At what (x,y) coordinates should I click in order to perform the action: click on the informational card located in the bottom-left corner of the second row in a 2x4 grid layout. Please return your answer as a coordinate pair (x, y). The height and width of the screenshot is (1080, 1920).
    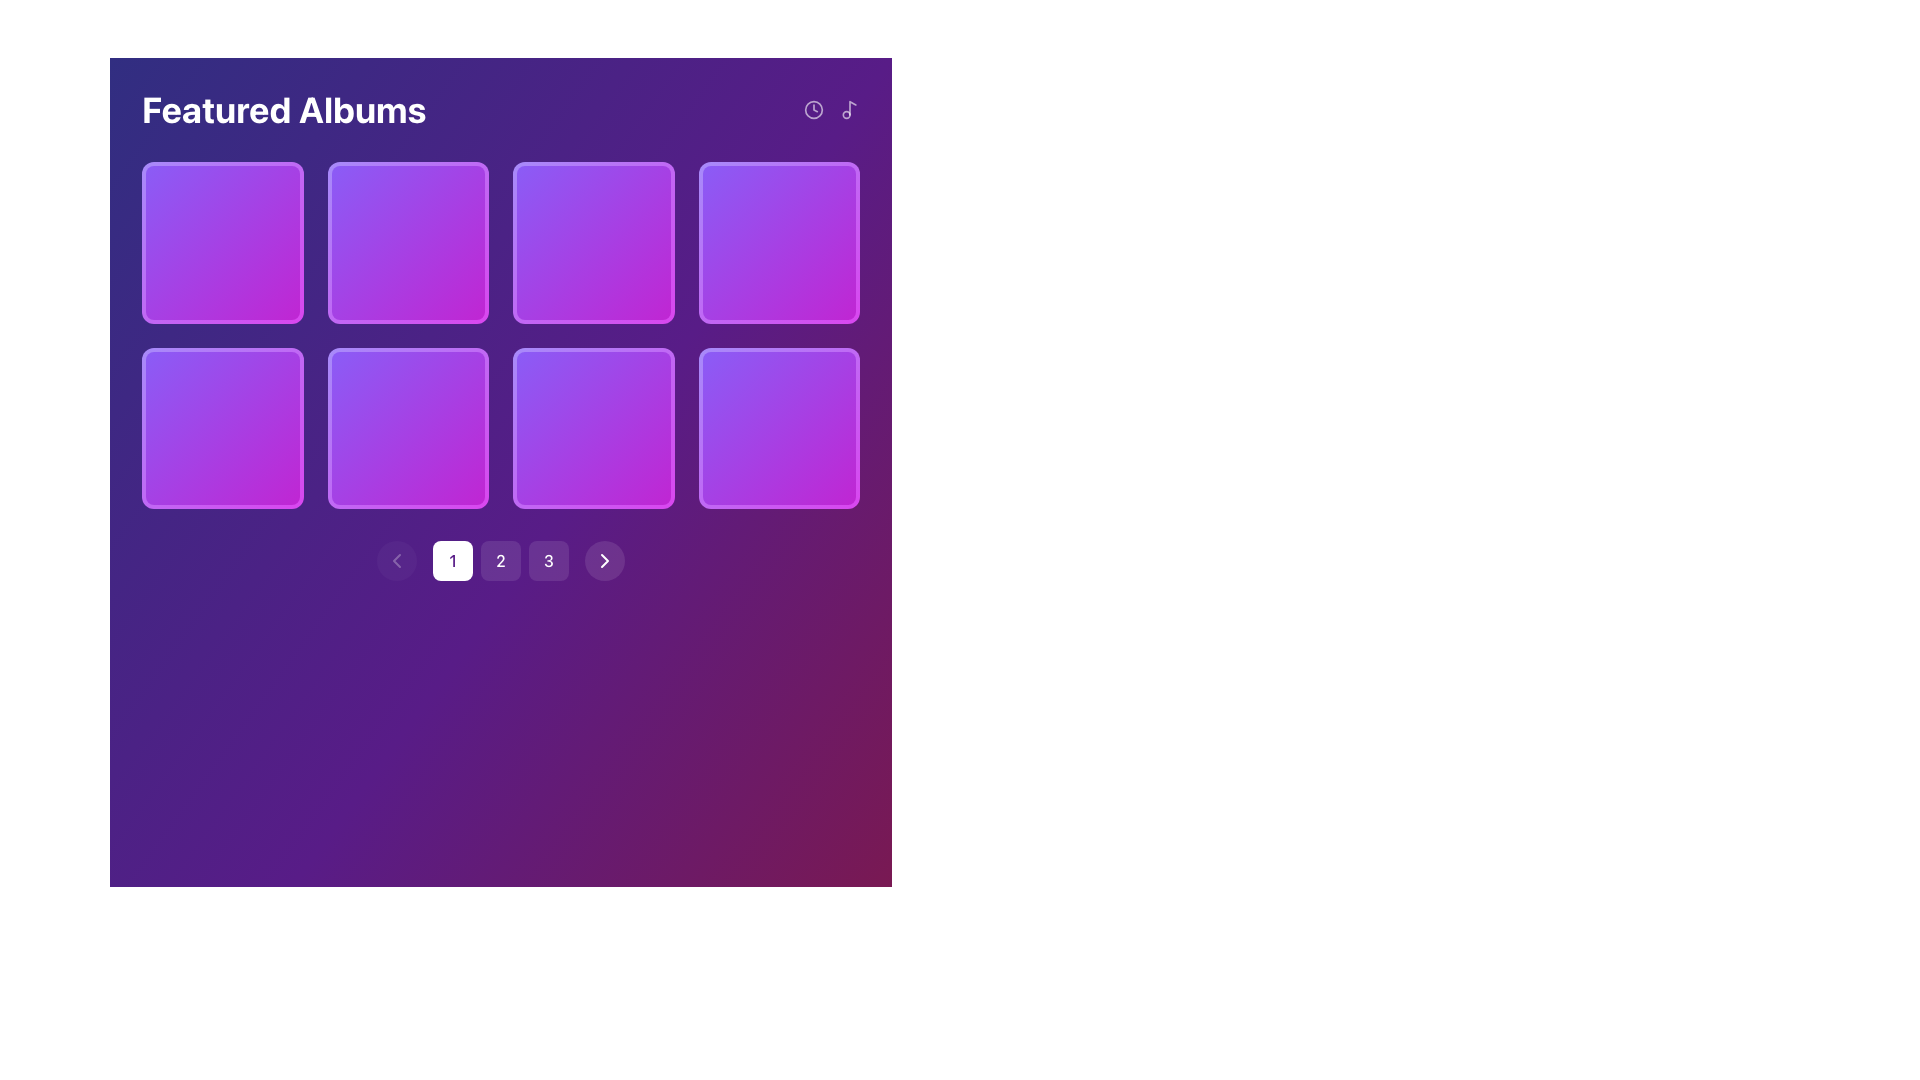
    Looking at the image, I should click on (222, 452).